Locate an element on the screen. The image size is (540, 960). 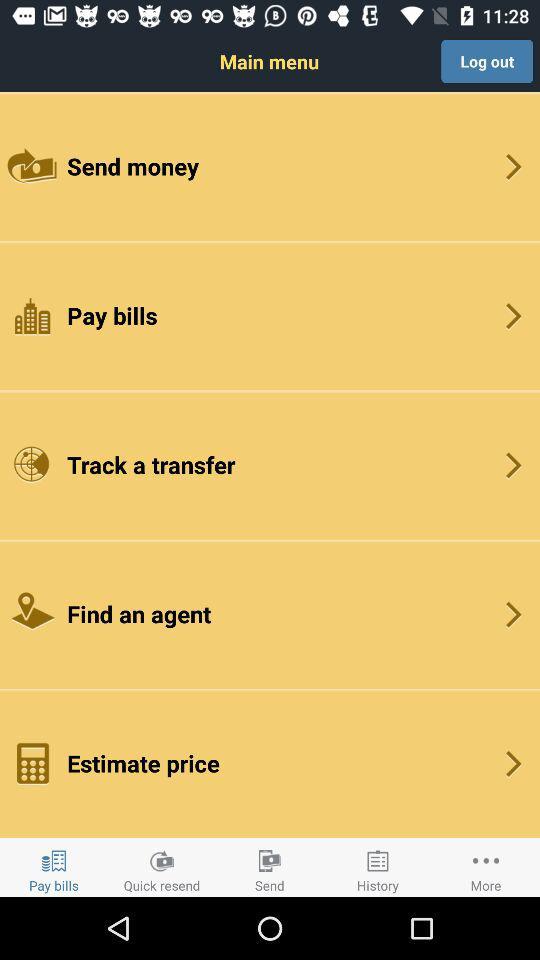
button below track a transfer item is located at coordinates (270, 613).